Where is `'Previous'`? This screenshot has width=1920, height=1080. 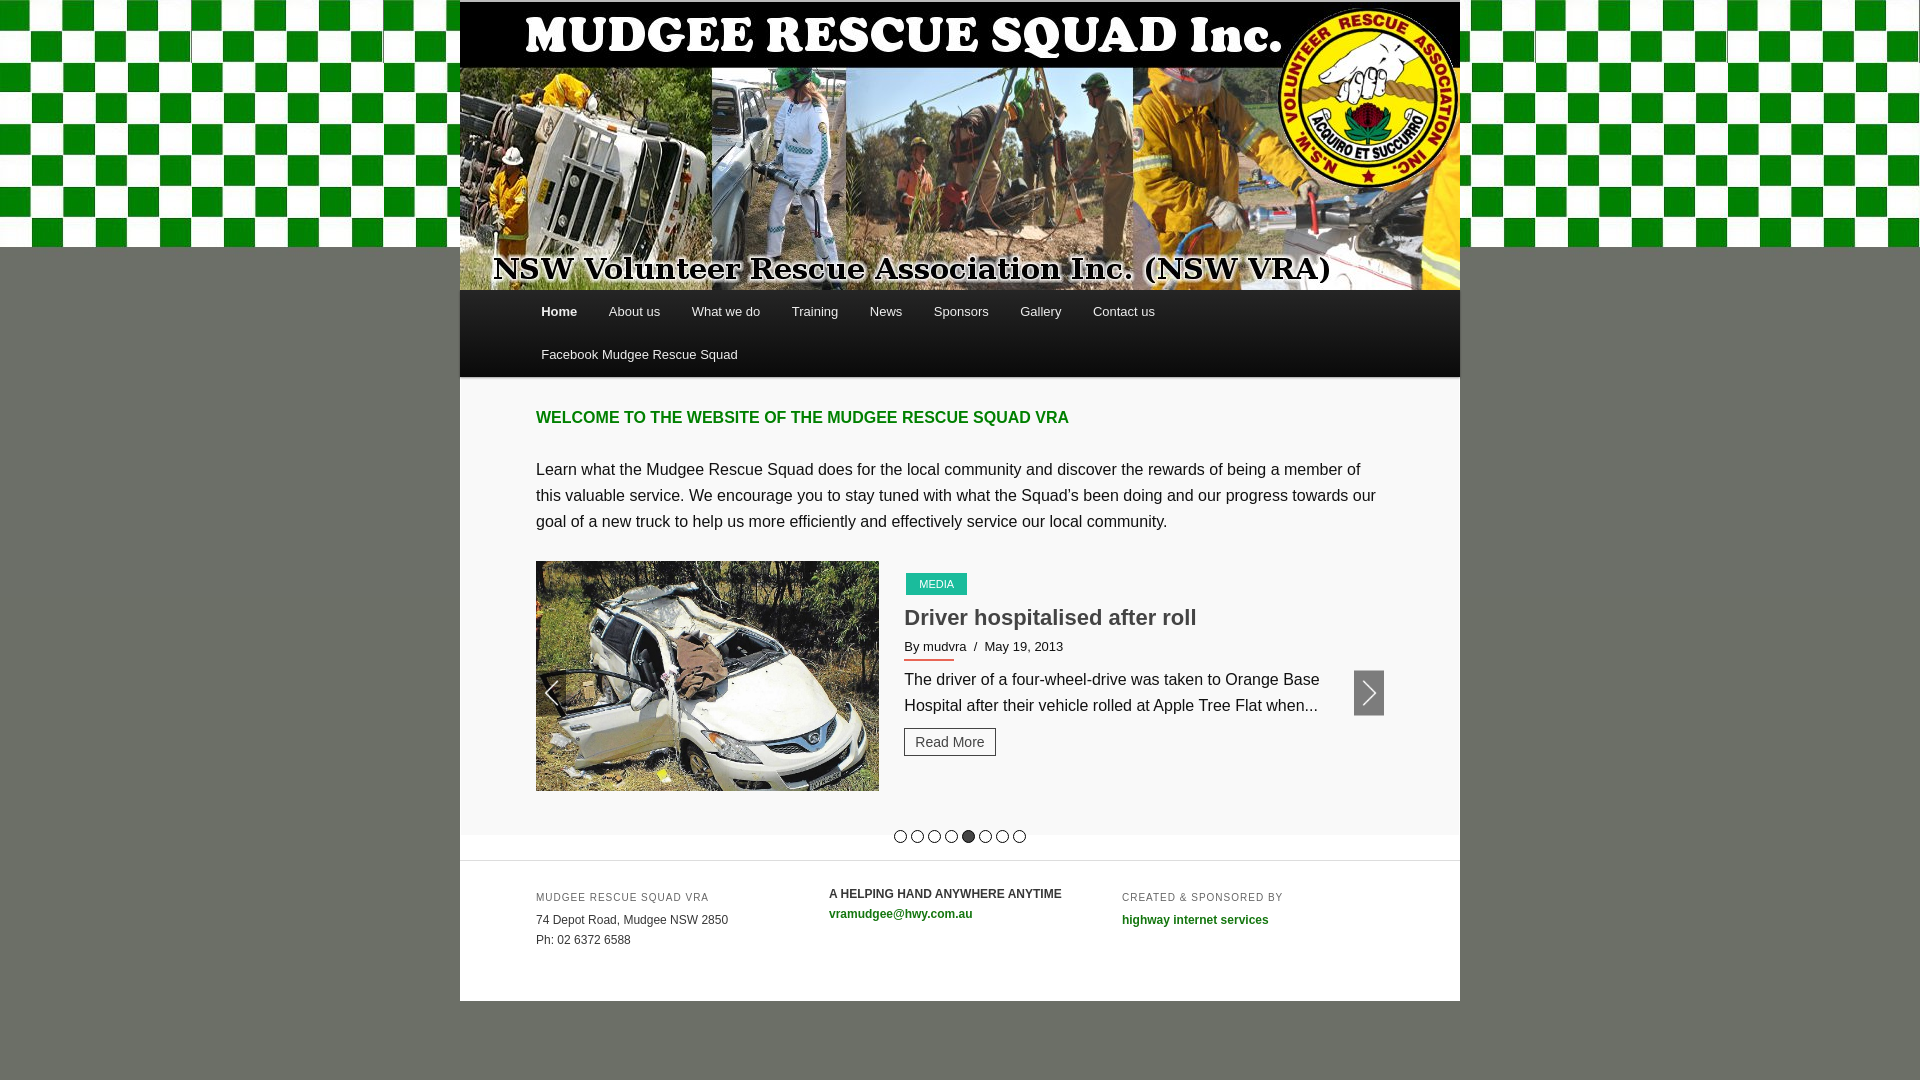
'Previous' is located at coordinates (551, 692).